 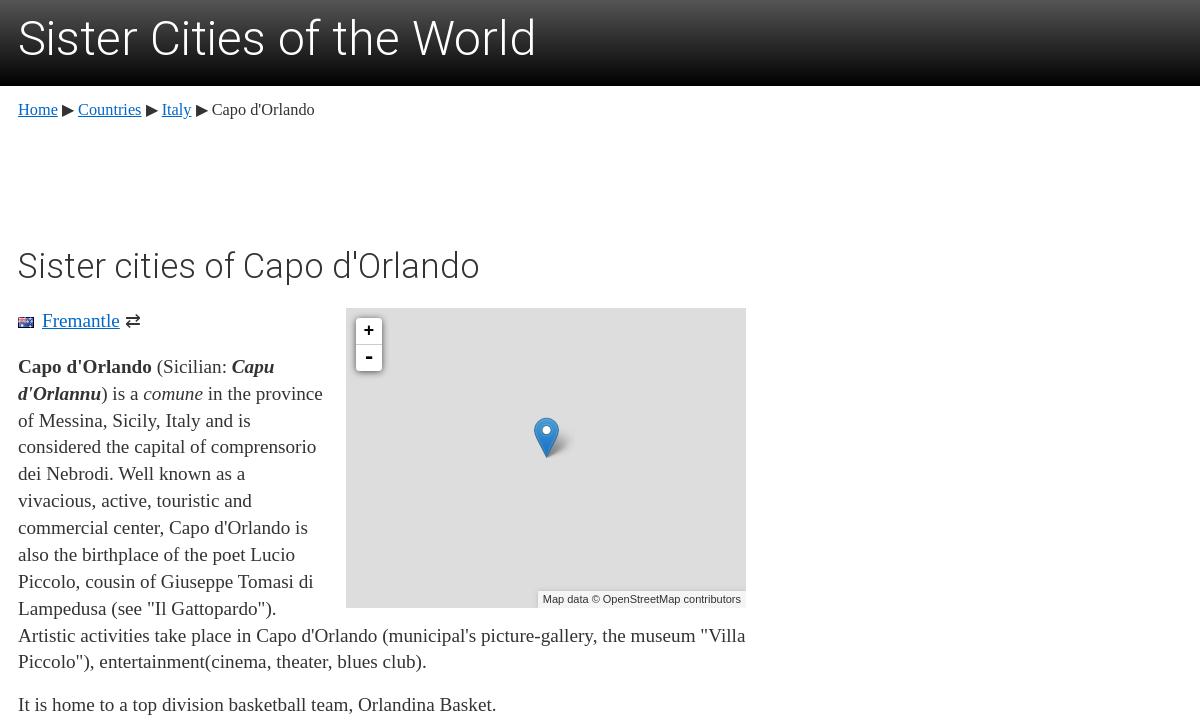 I want to click on 'It is home to a top division basketball team, Orlandina Basket.', so click(x=256, y=702).